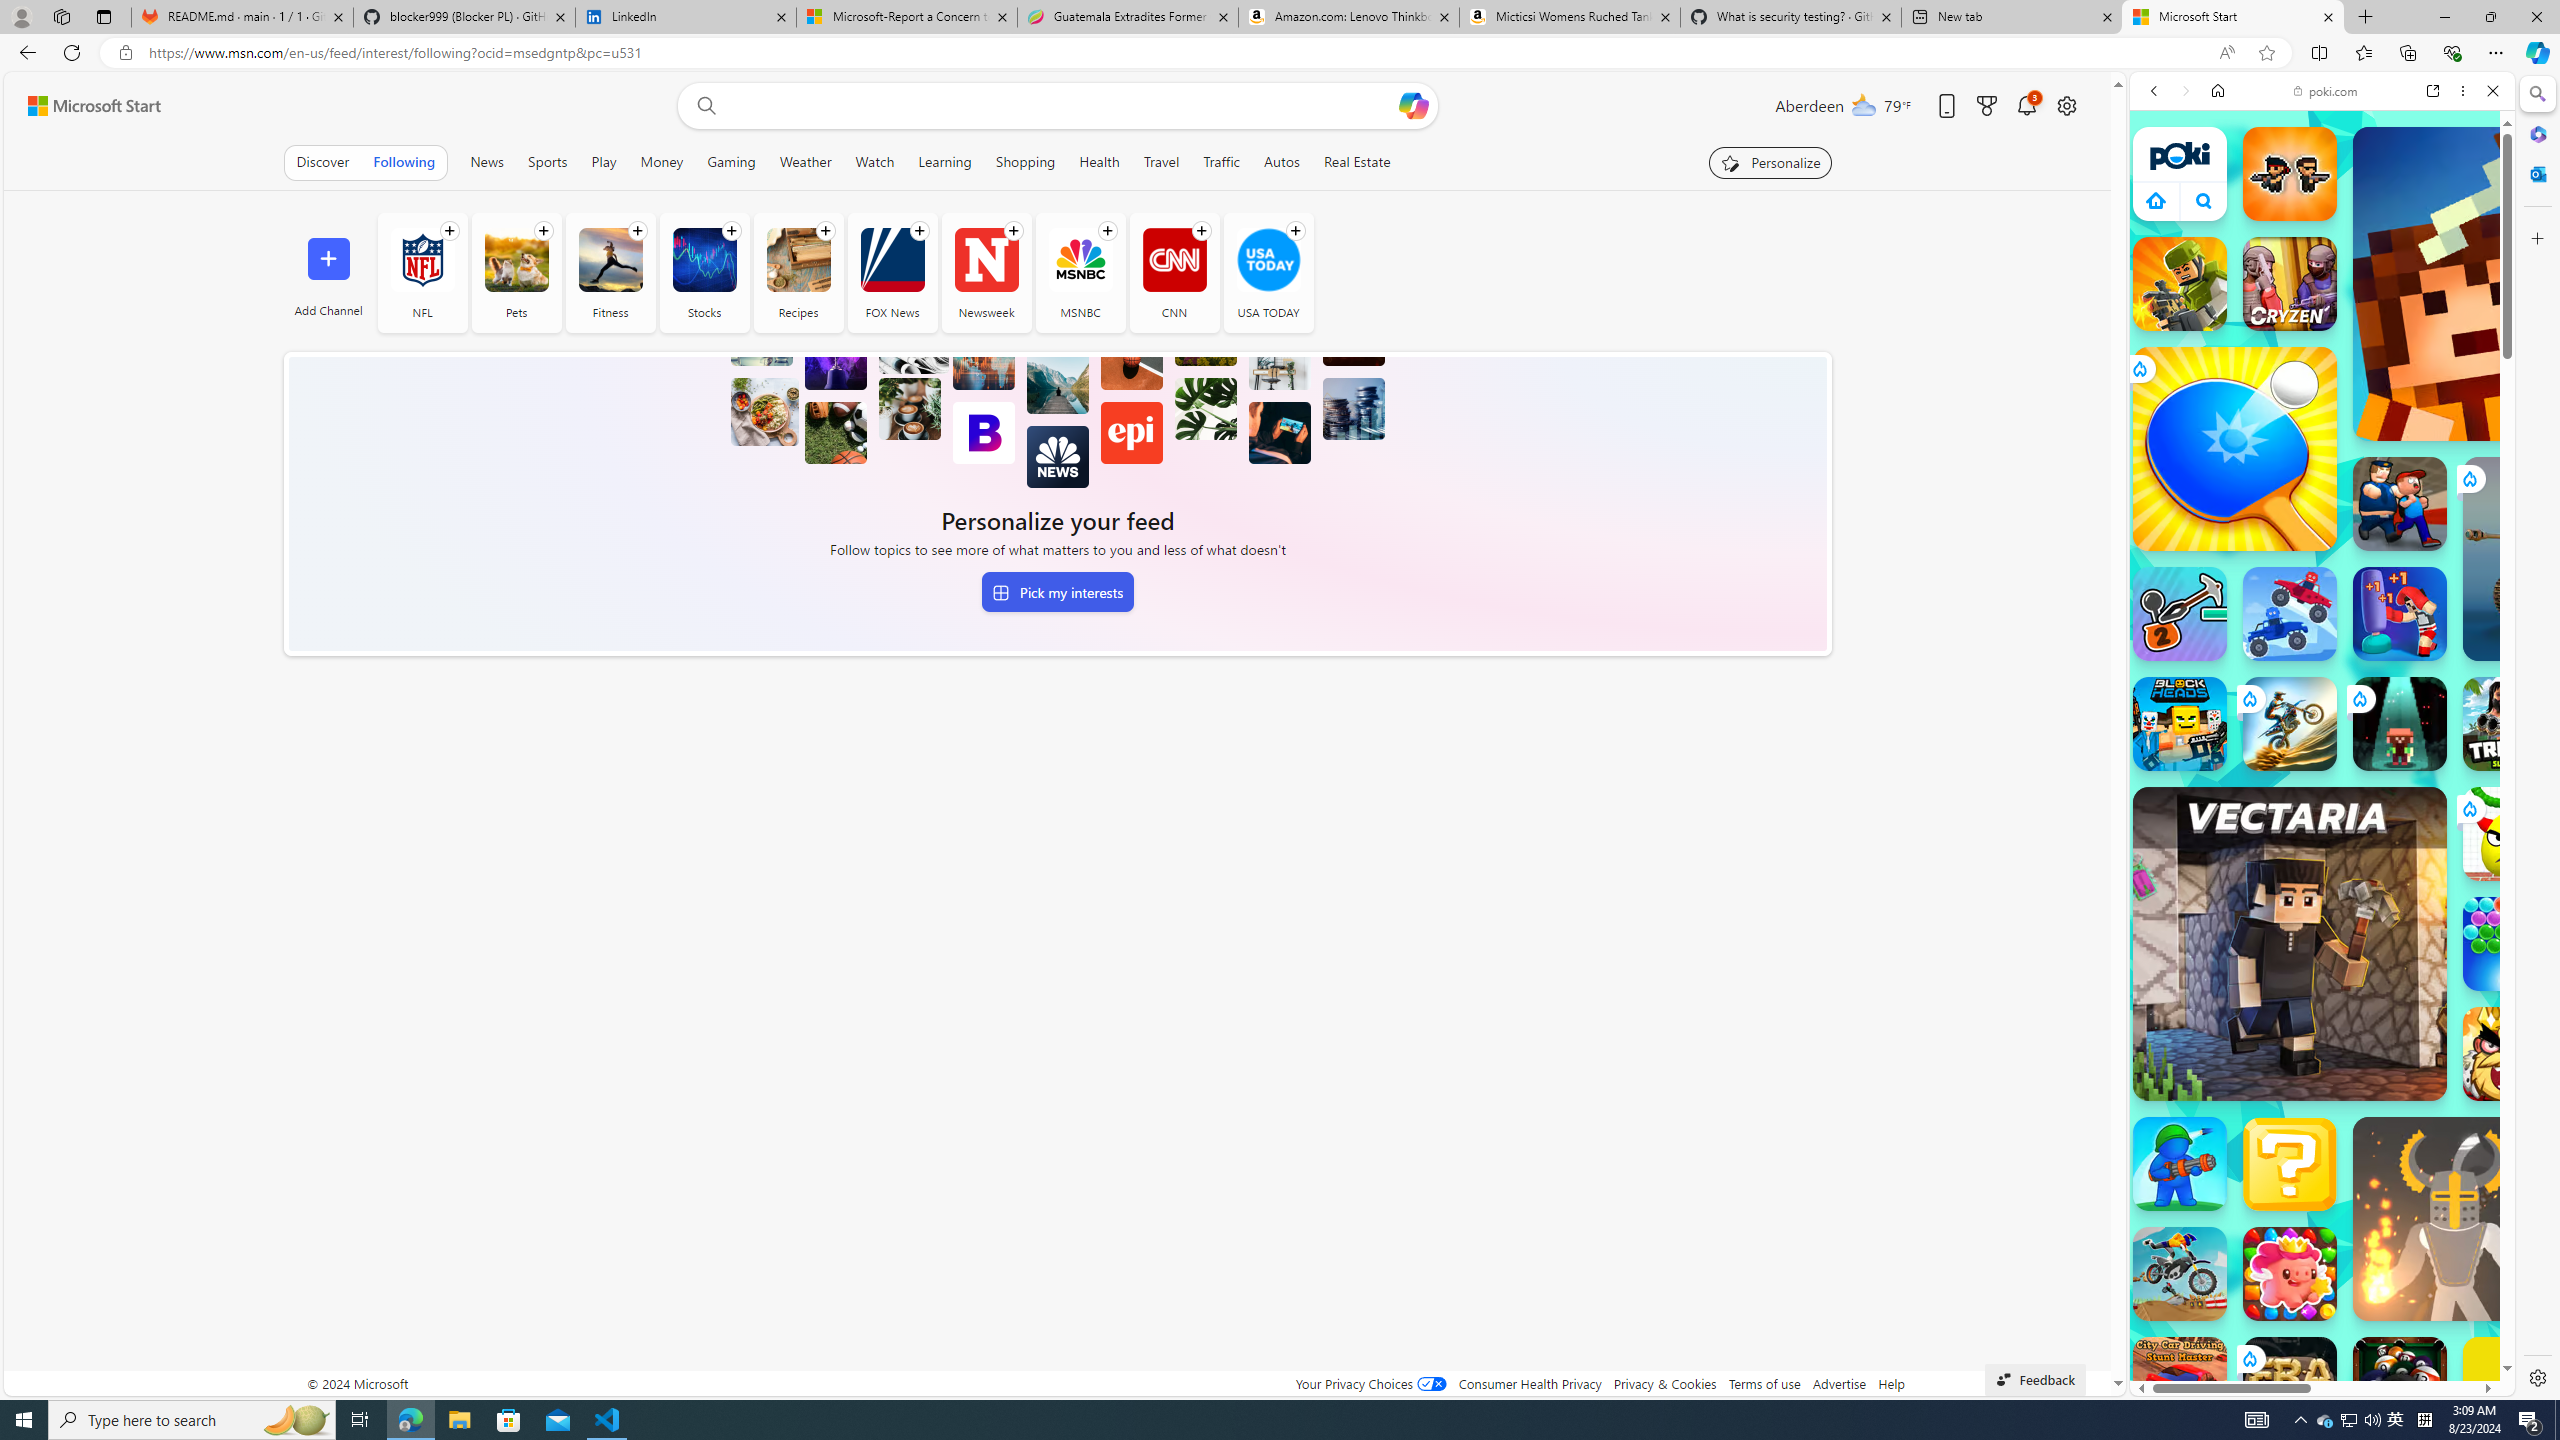 This screenshot has height=1440, width=2560. Describe the element at coordinates (2510, 723) in the screenshot. I see `'Tribals.io'` at that location.